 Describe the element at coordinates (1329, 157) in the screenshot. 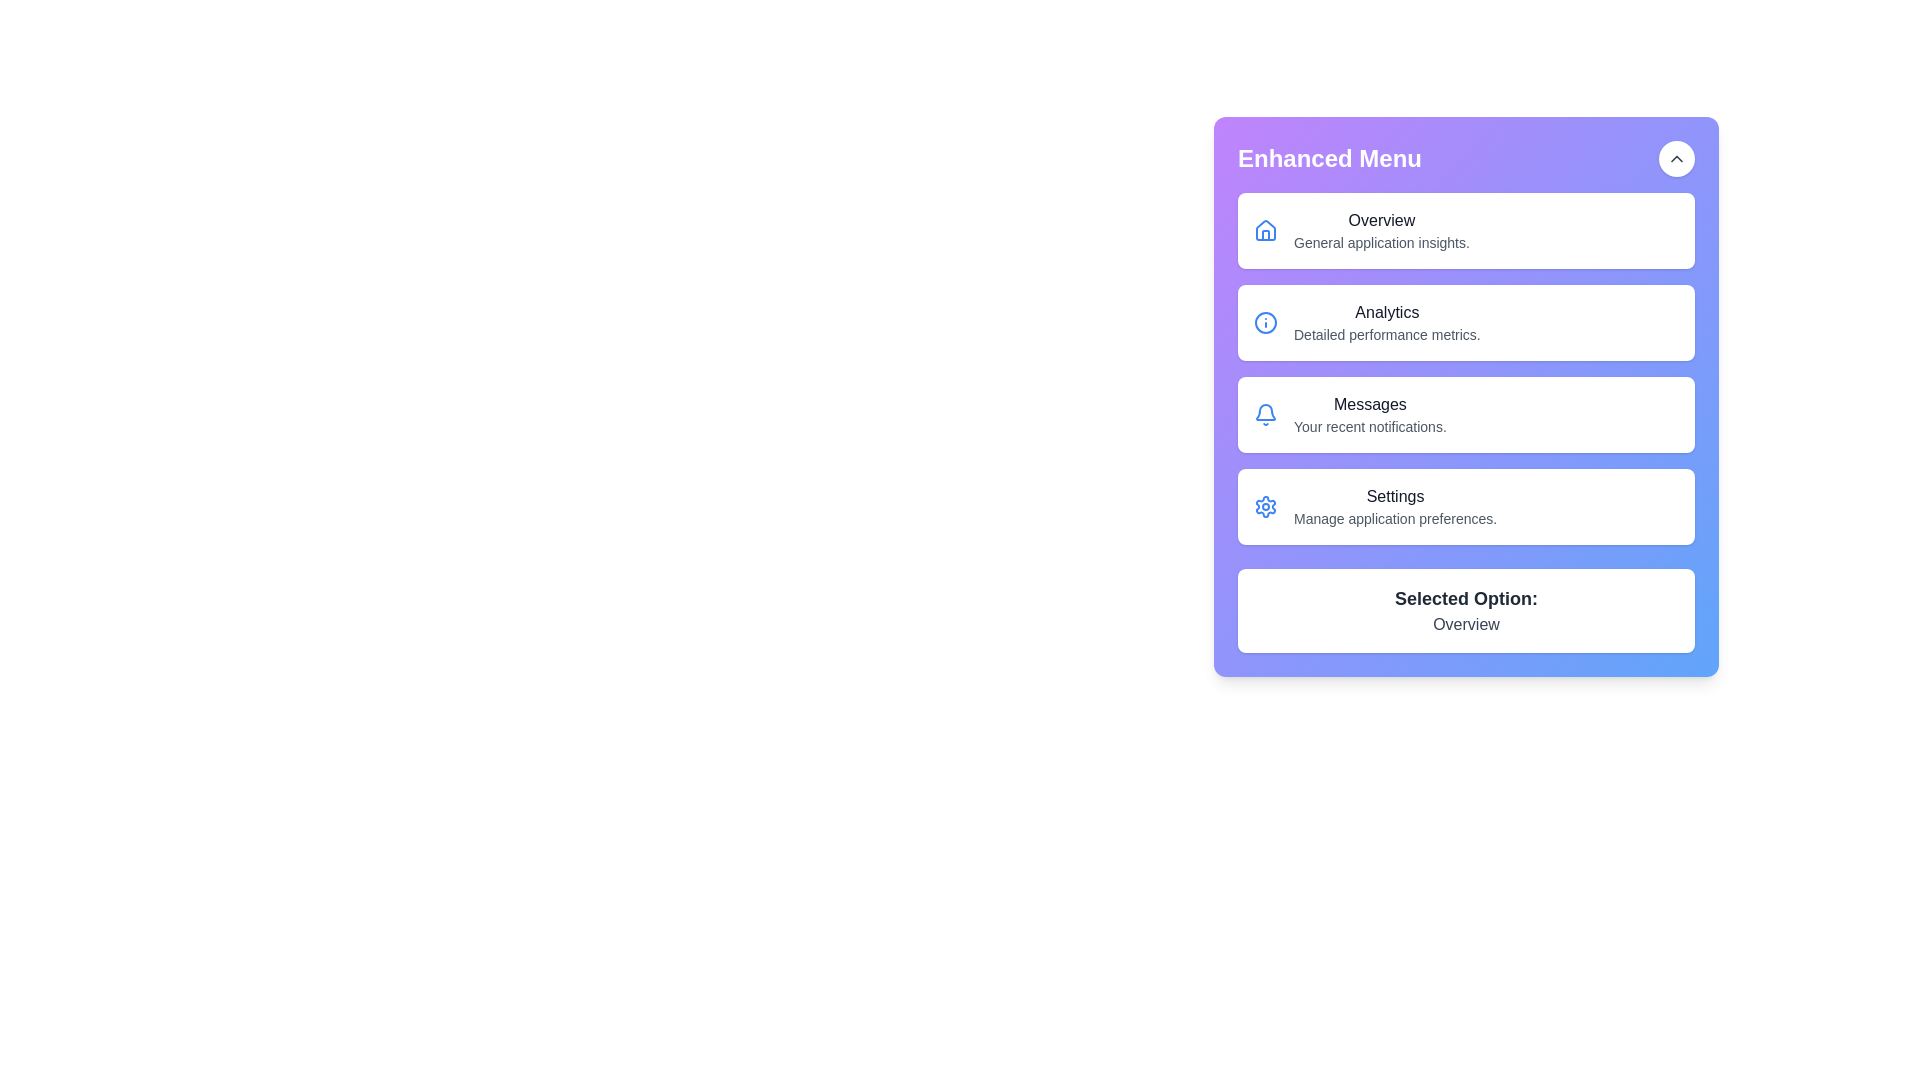

I see `the static text or label at the top left of the menu interface, which serves as the header for the menu contents` at that location.